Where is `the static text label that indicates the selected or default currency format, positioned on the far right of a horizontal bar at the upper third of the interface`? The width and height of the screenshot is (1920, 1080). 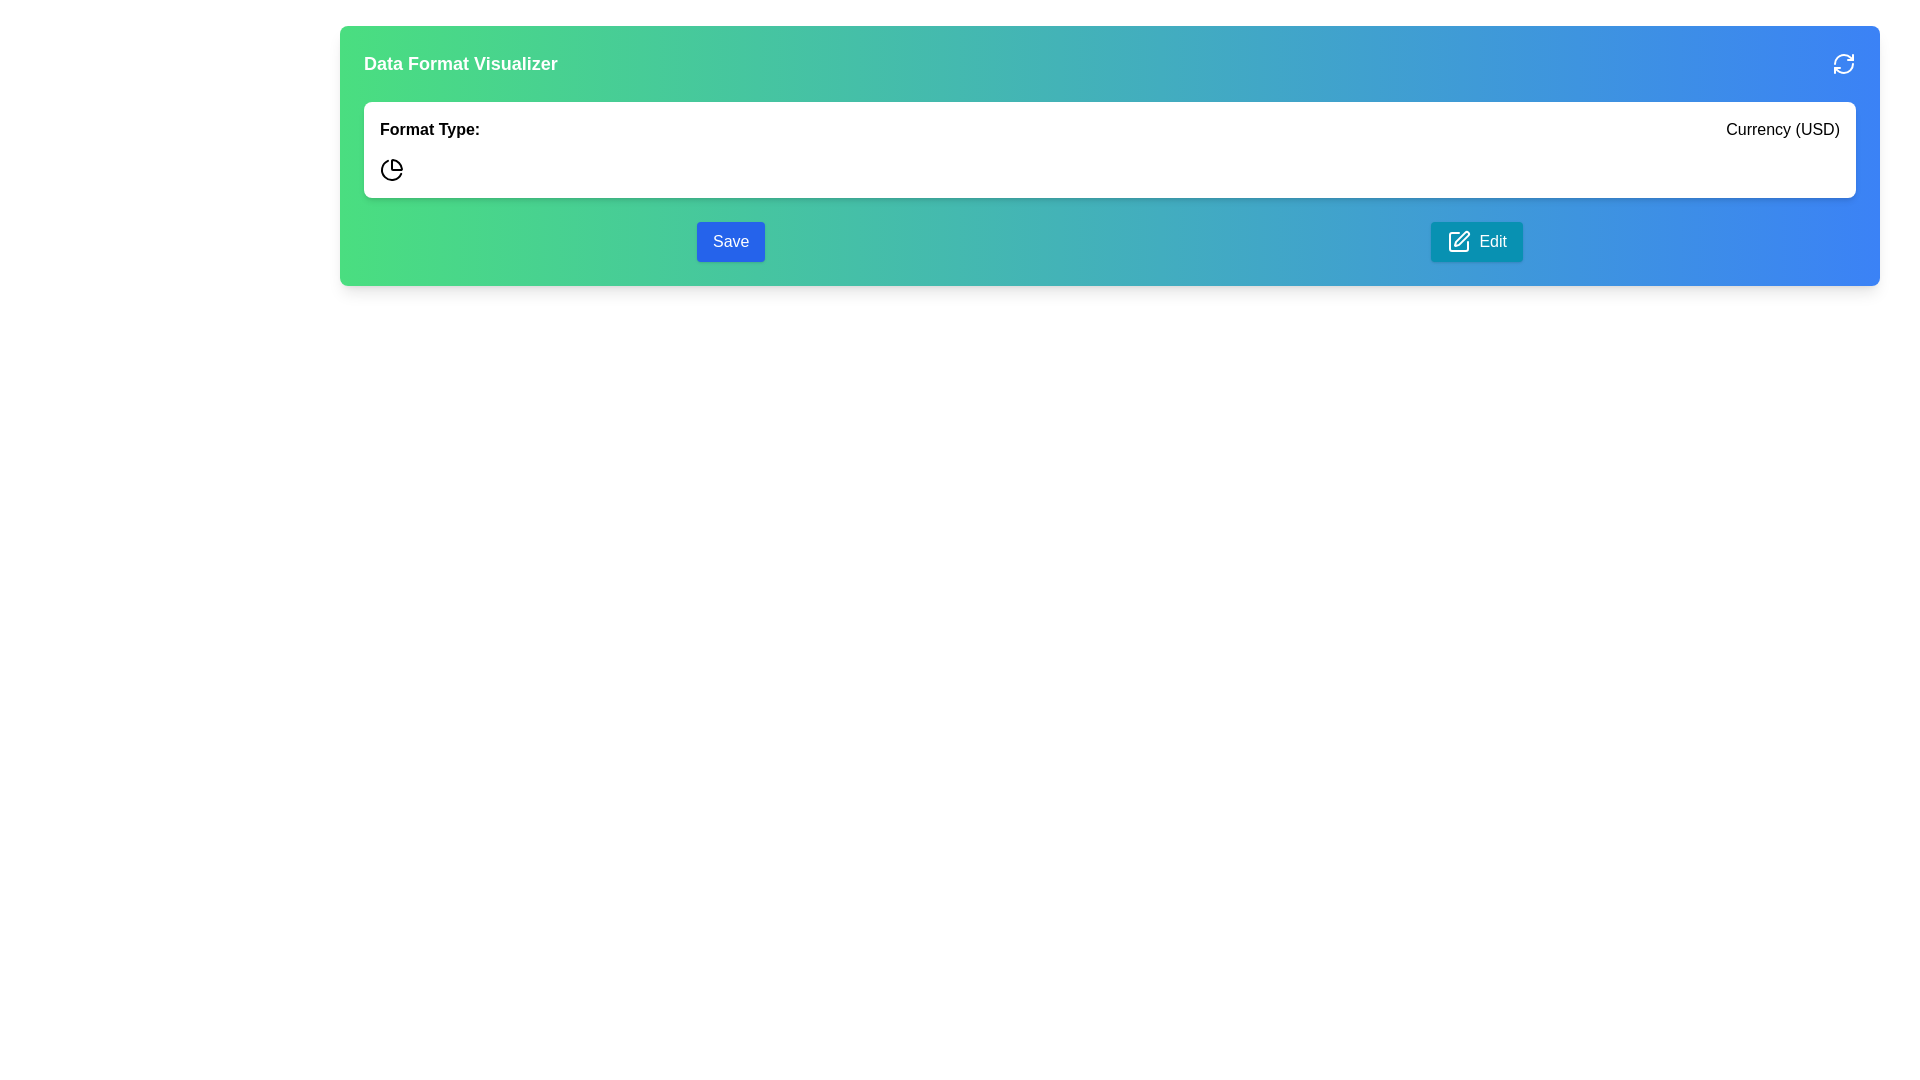 the static text label that indicates the selected or default currency format, positioned on the far right of a horizontal bar at the upper third of the interface is located at coordinates (1783, 130).